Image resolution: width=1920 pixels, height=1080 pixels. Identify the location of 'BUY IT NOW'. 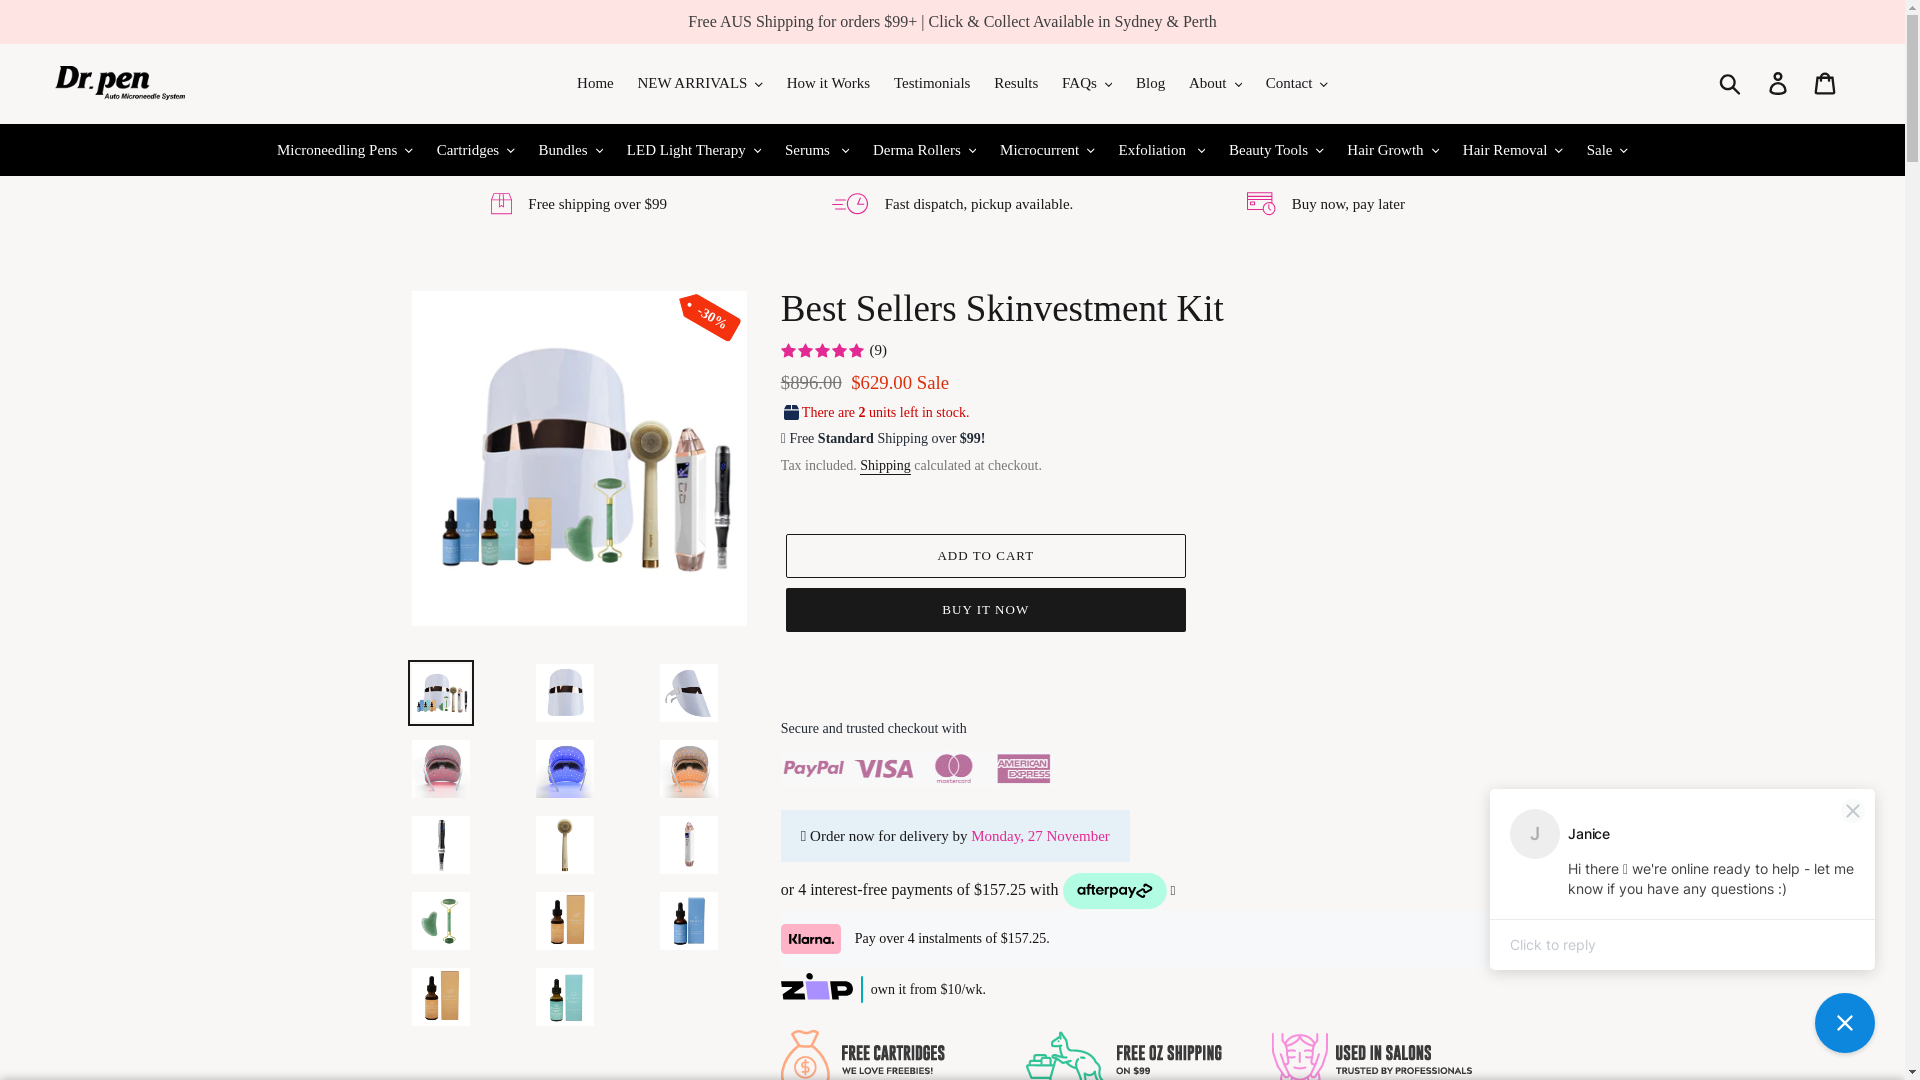
(985, 608).